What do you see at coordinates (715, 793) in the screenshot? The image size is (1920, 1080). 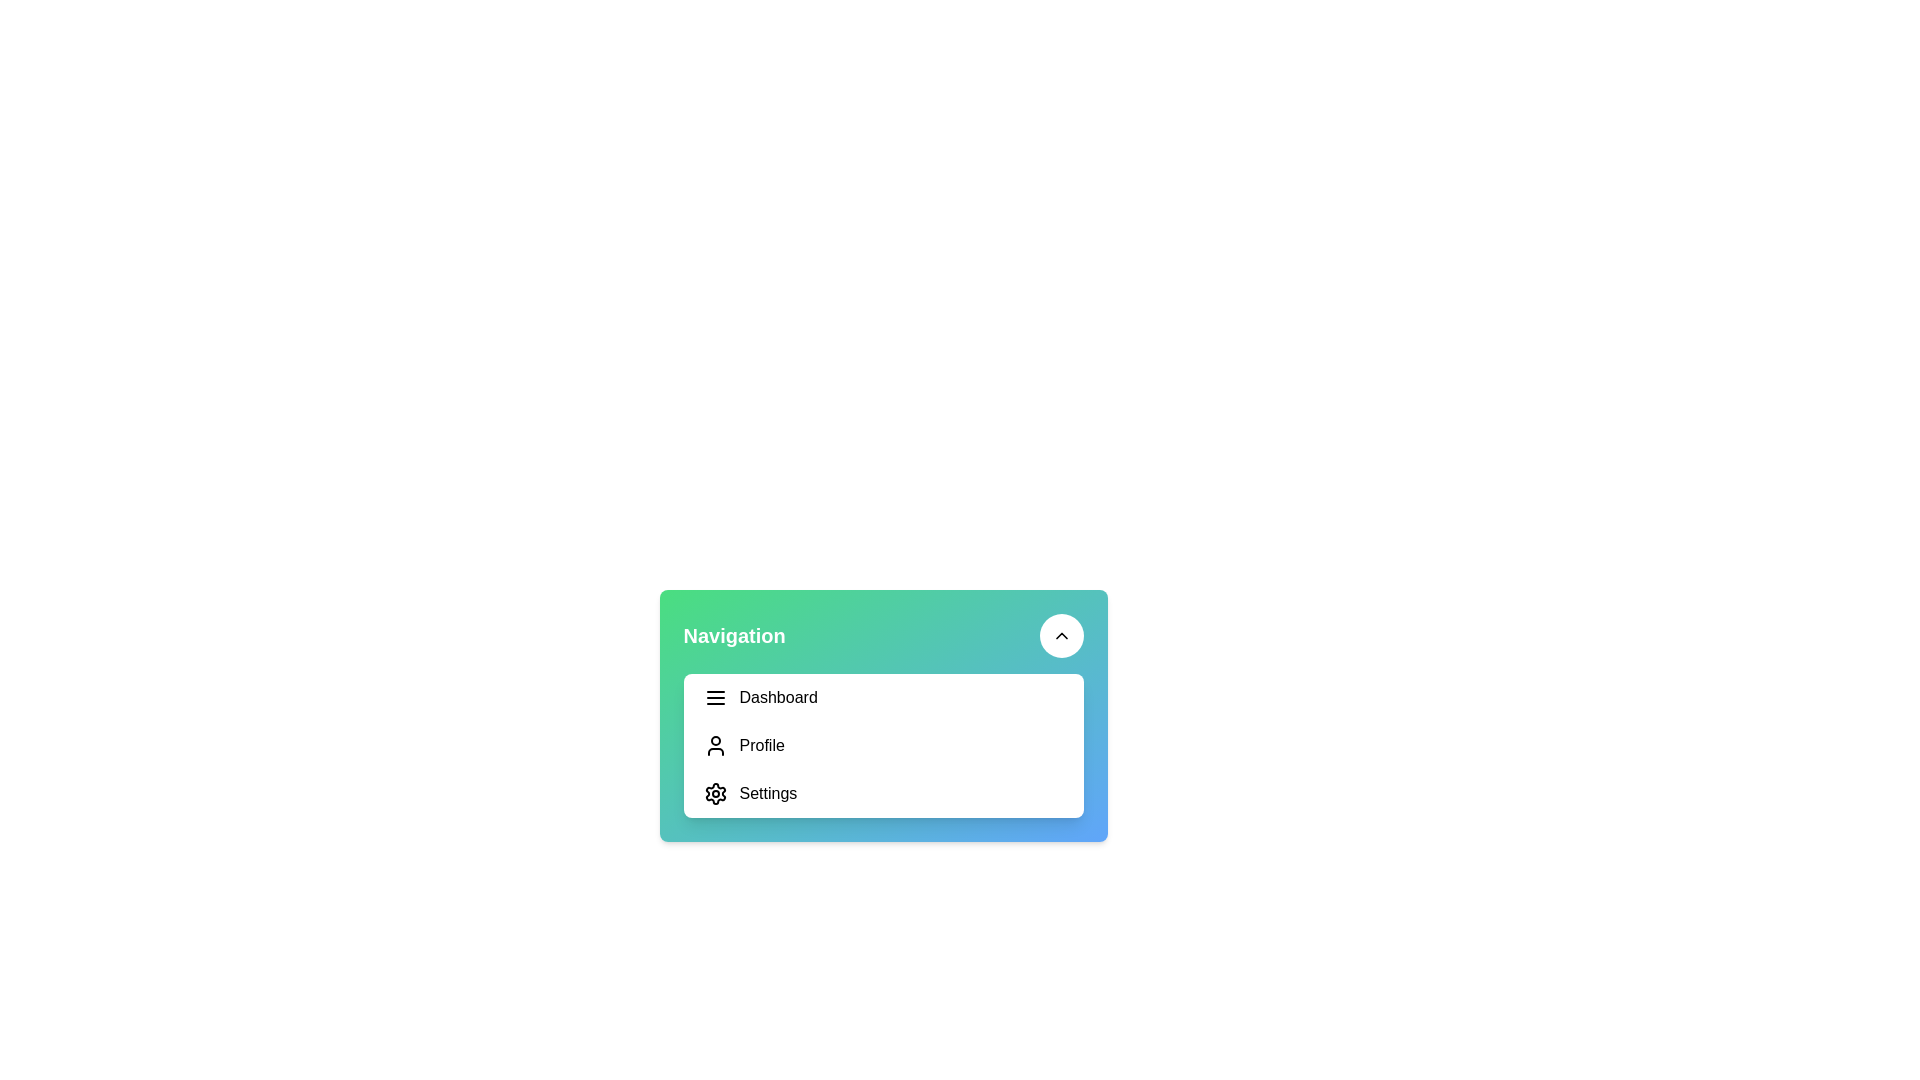 I see `the settings icon located in the navigation menu, positioned next to the 'Settings' option` at bounding box center [715, 793].